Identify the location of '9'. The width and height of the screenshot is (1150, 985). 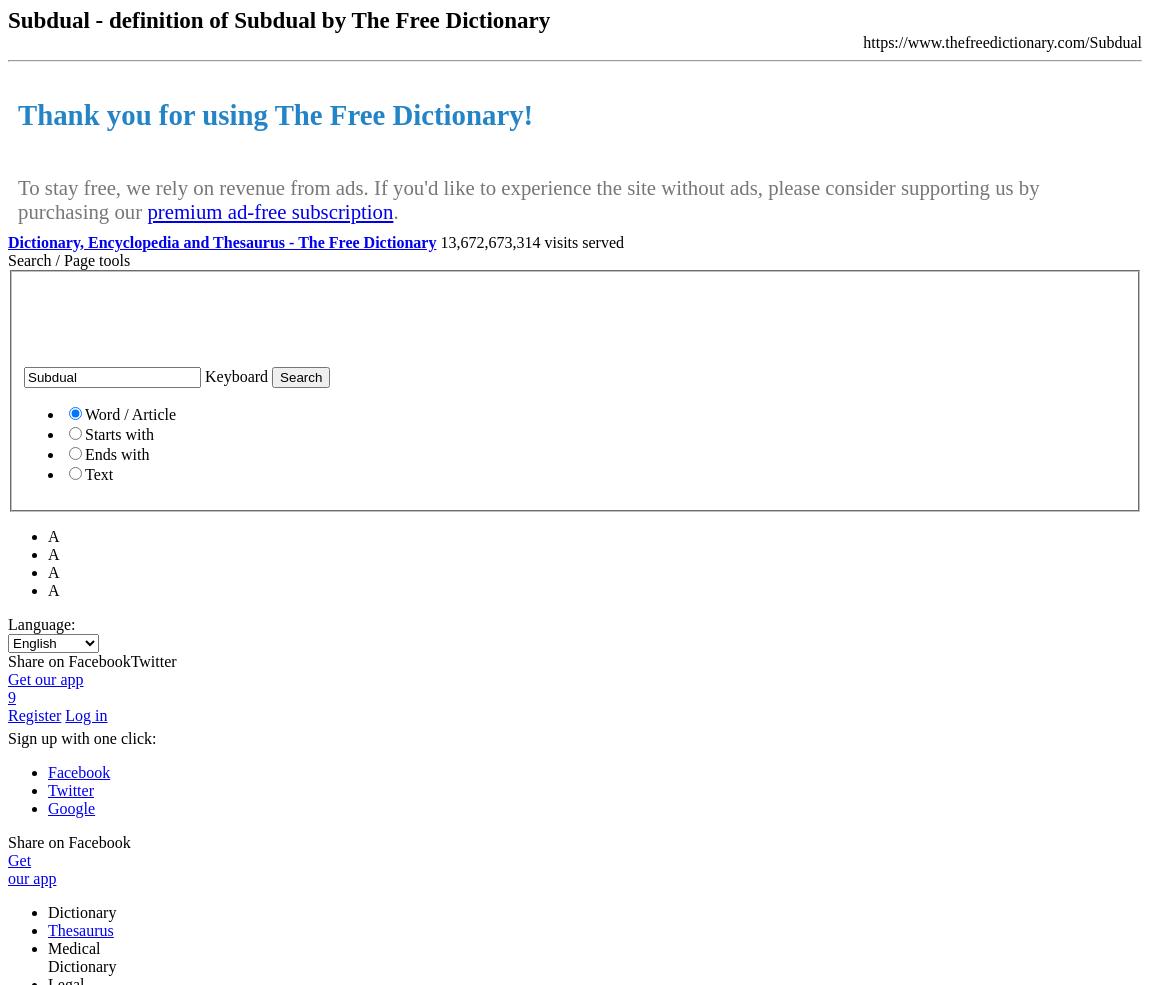
(10, 697).